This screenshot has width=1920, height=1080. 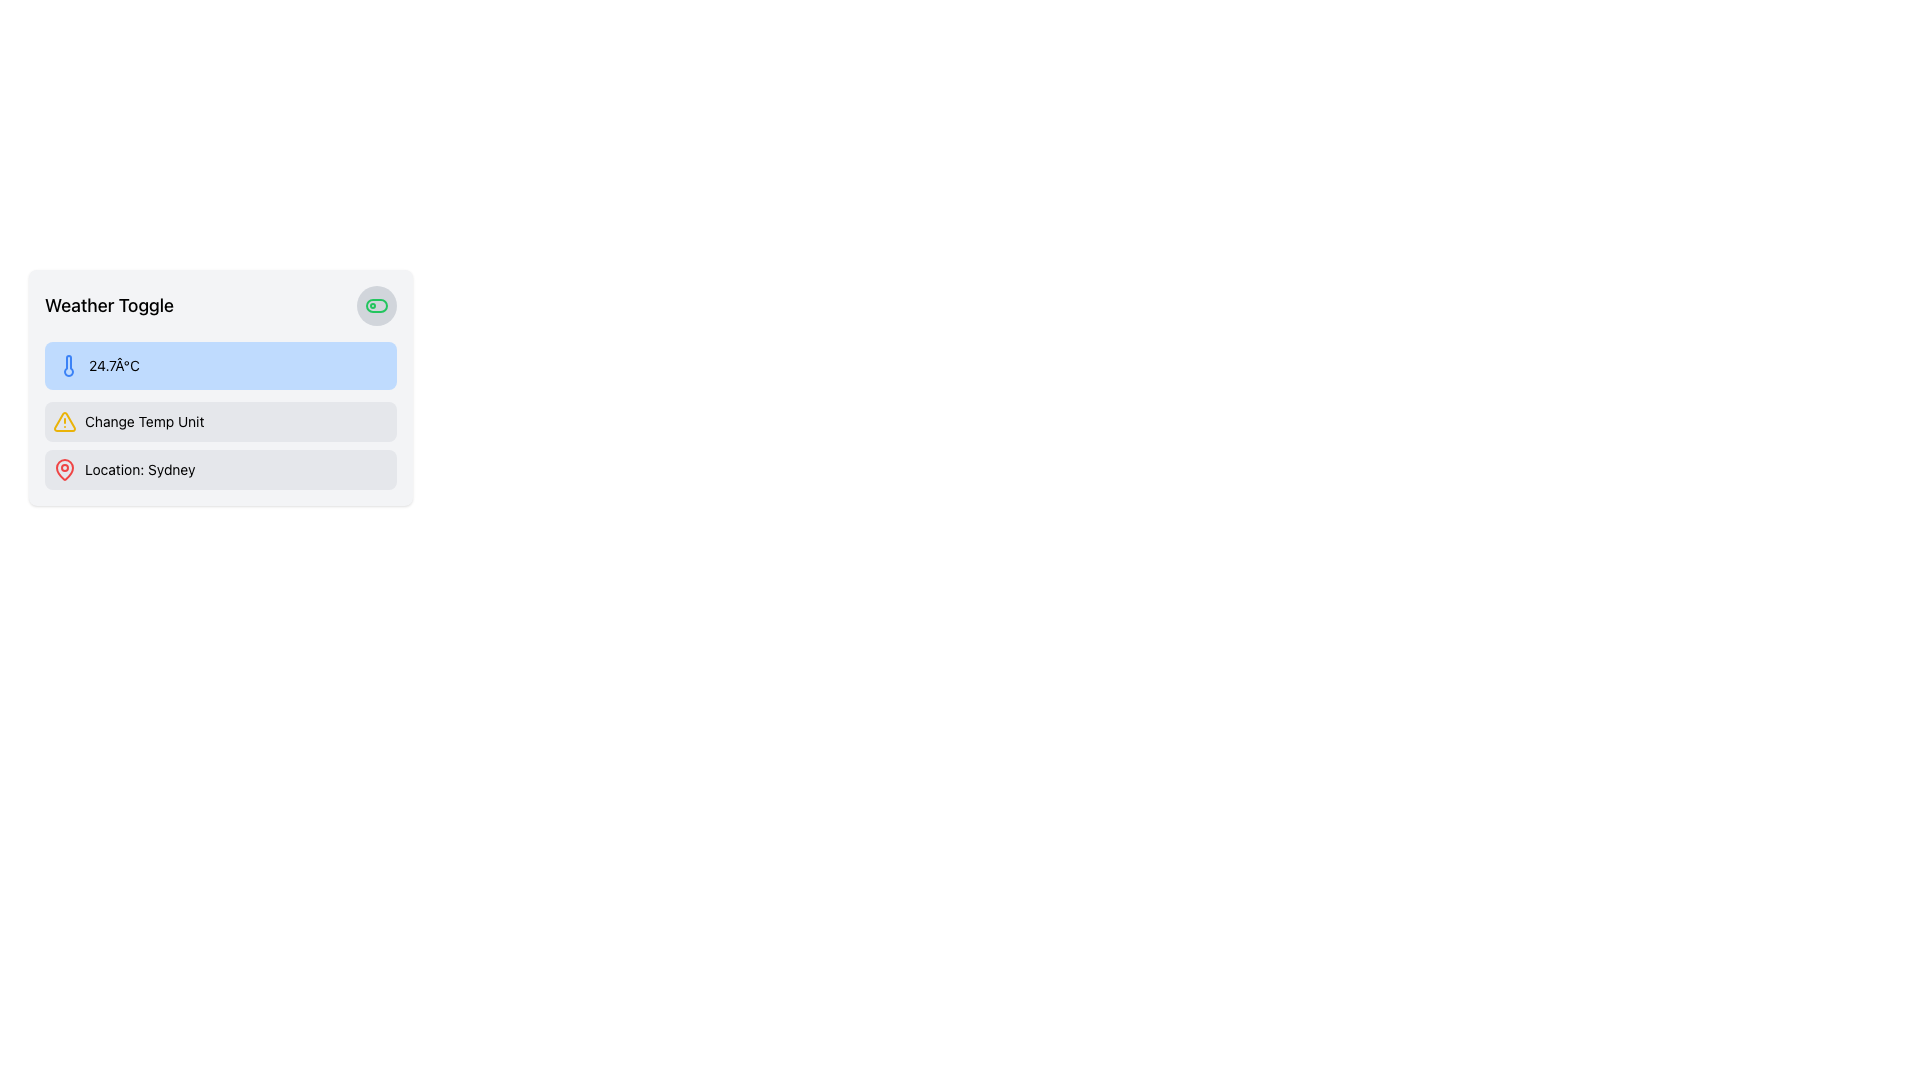 I want to click on the warning icon located to the left of the 'Change Temp Unit' text in the second row of the 'Weather Toggle' panel for more details, so click(x=65, y=420).